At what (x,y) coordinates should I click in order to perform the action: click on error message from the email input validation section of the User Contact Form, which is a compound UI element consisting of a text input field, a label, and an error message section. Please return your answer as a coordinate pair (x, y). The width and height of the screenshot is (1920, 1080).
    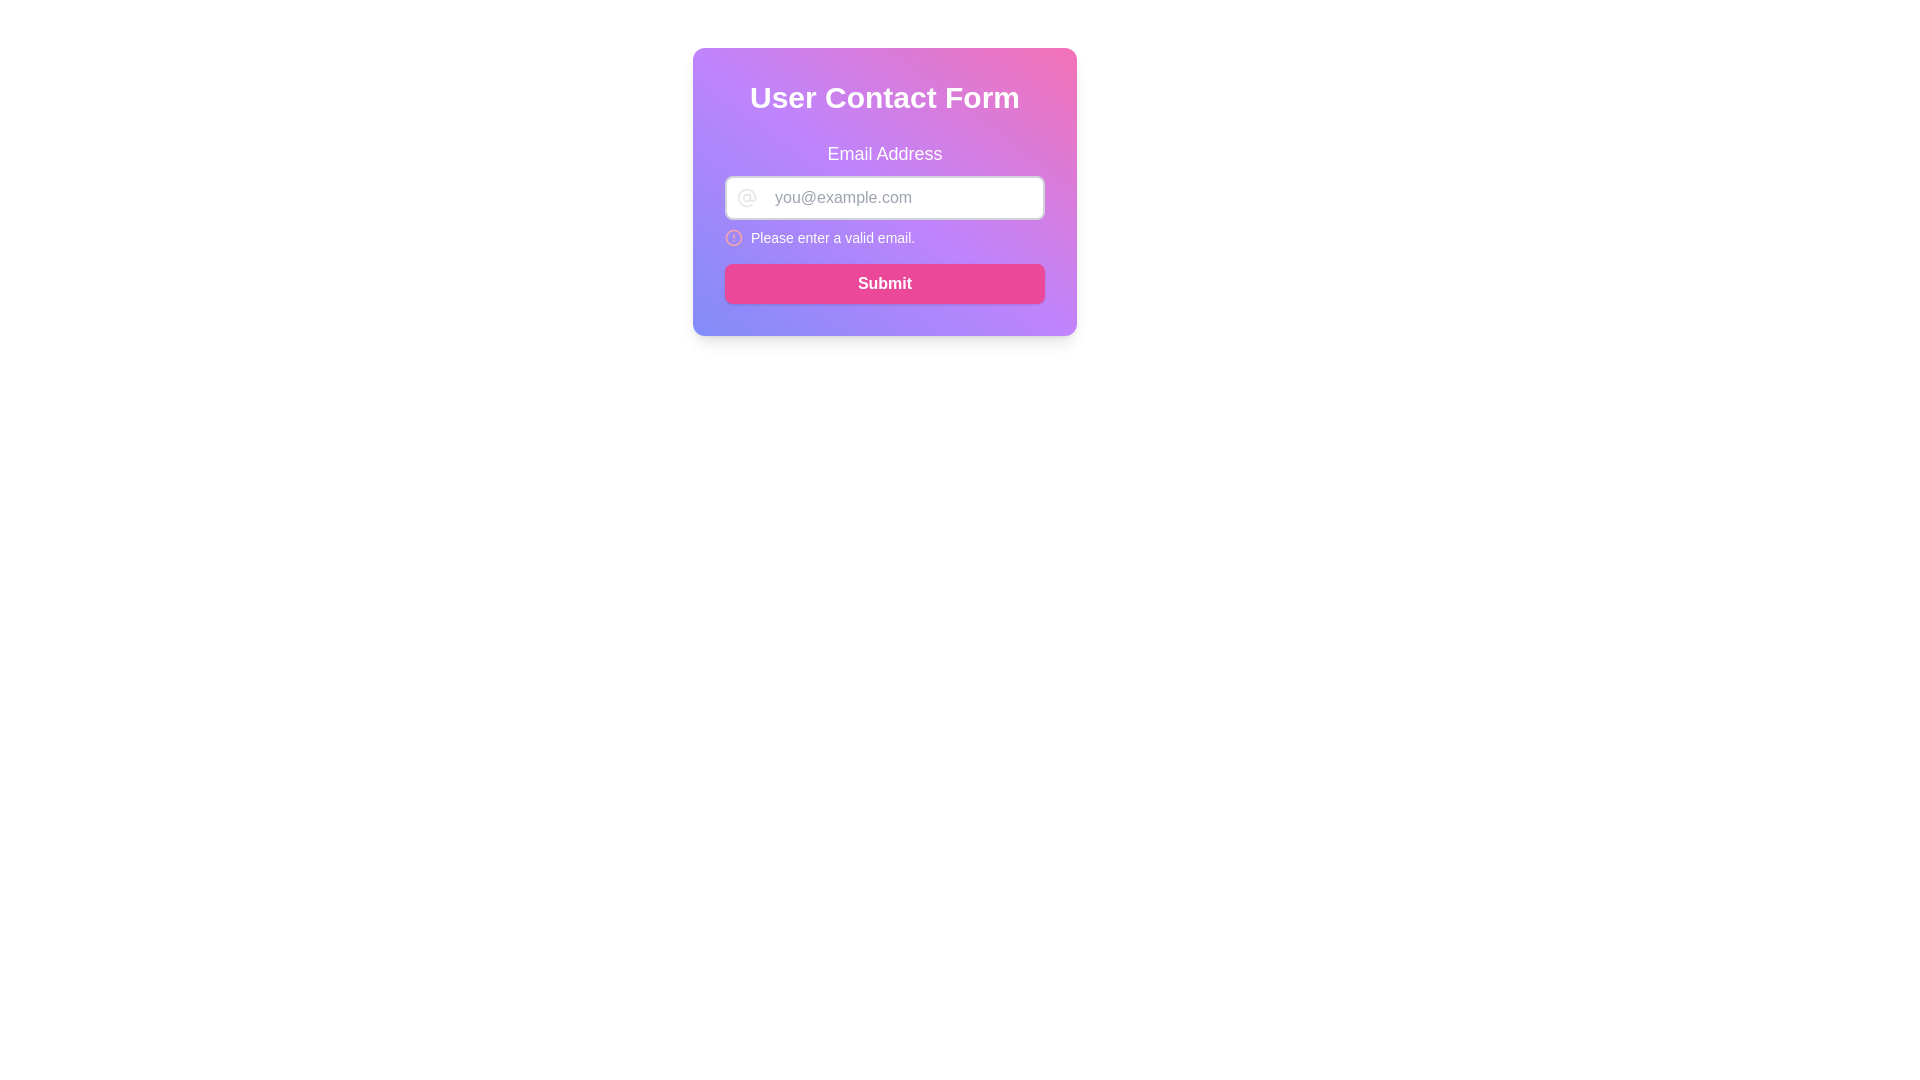
    Looking at the image, I should click on (883, 193).